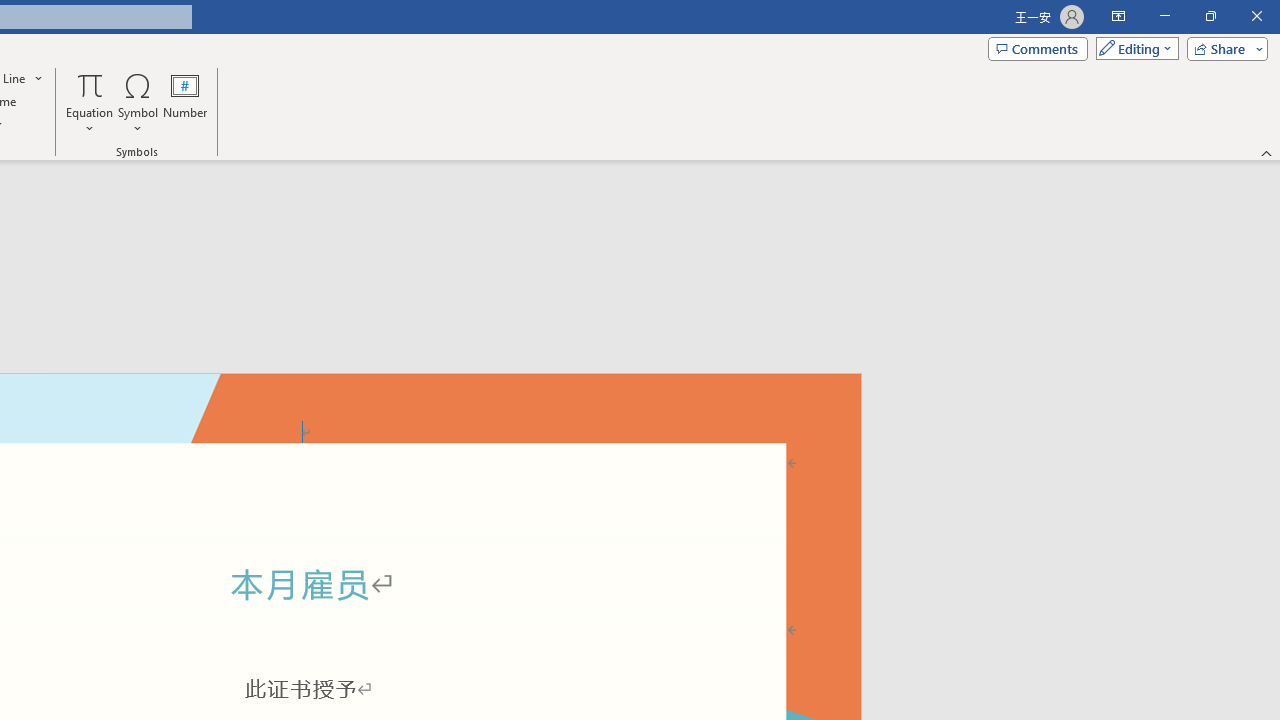  I want to click on 'Equation', so click(89, 103).